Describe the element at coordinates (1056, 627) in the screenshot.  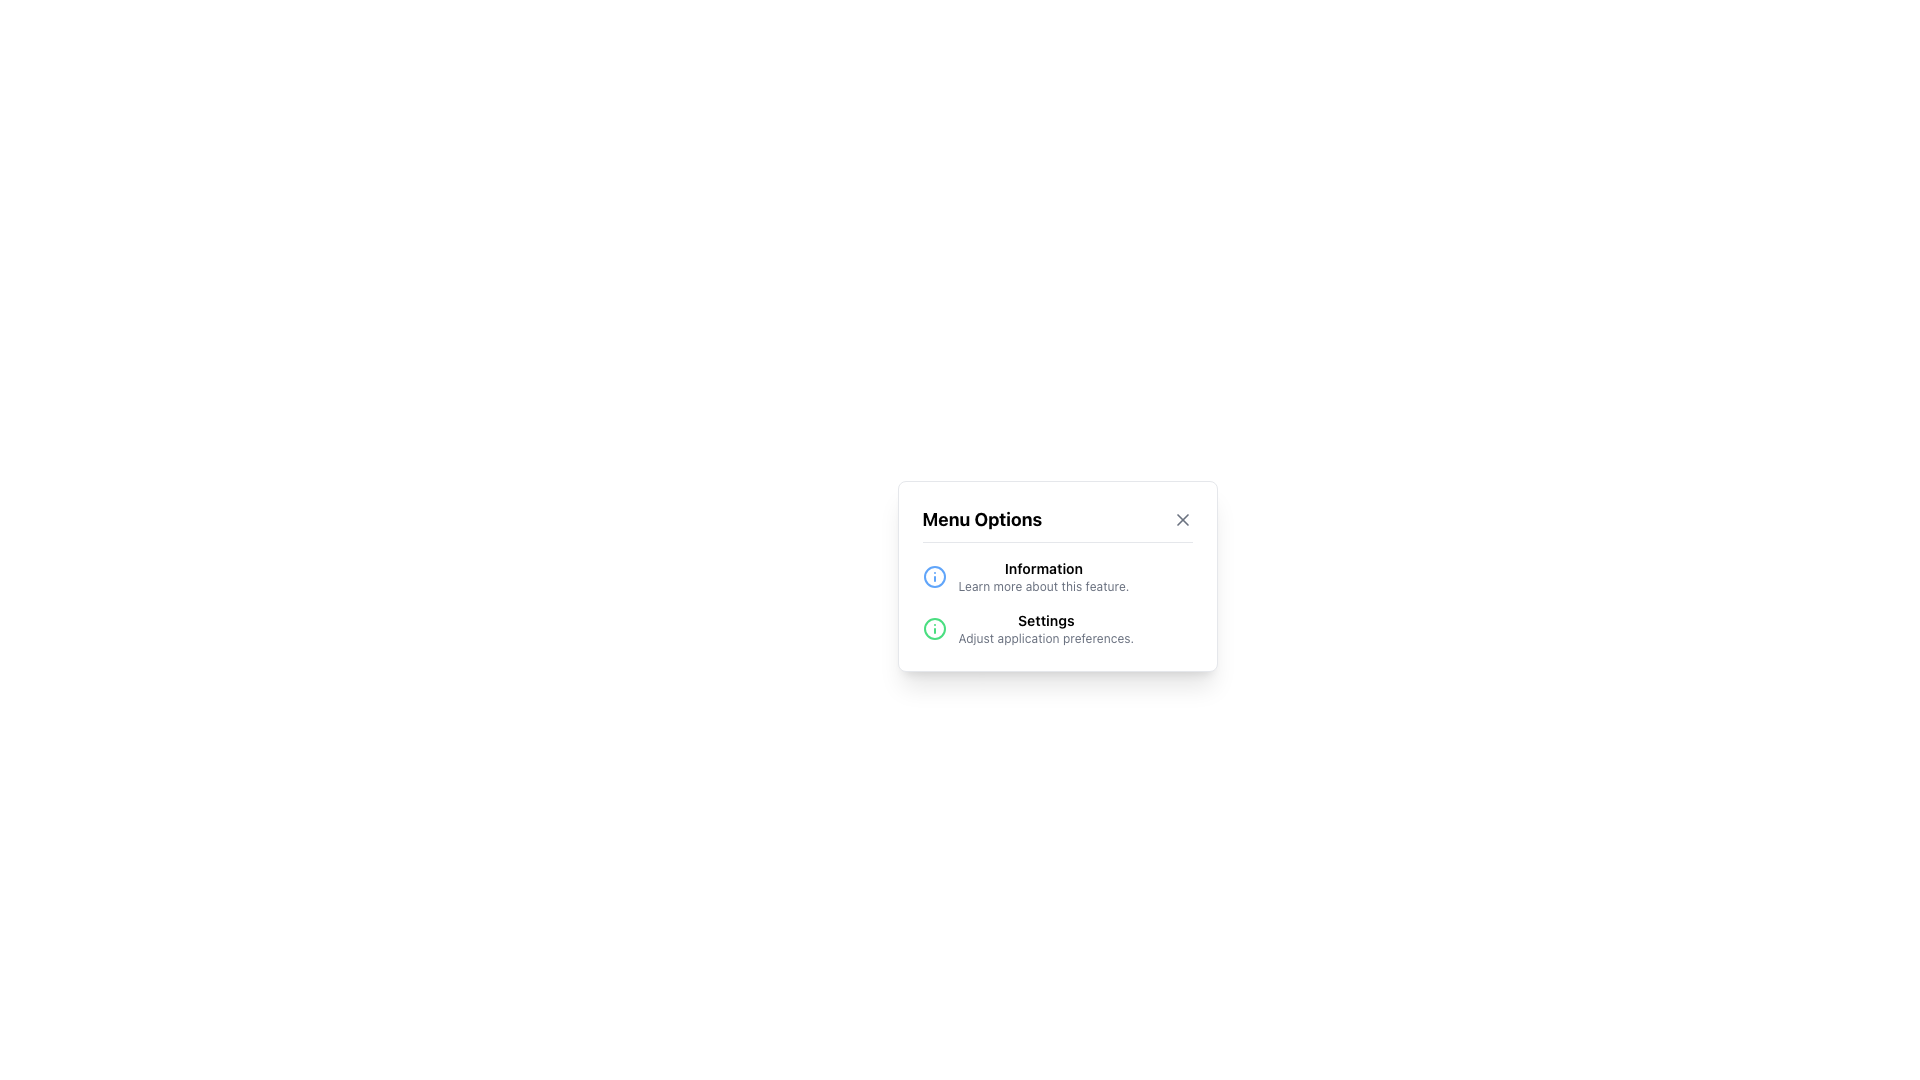
I see `the Settings menu item, which features a green circular icon with 'i' and text describing 'Adjust application preferences.'` at that location.